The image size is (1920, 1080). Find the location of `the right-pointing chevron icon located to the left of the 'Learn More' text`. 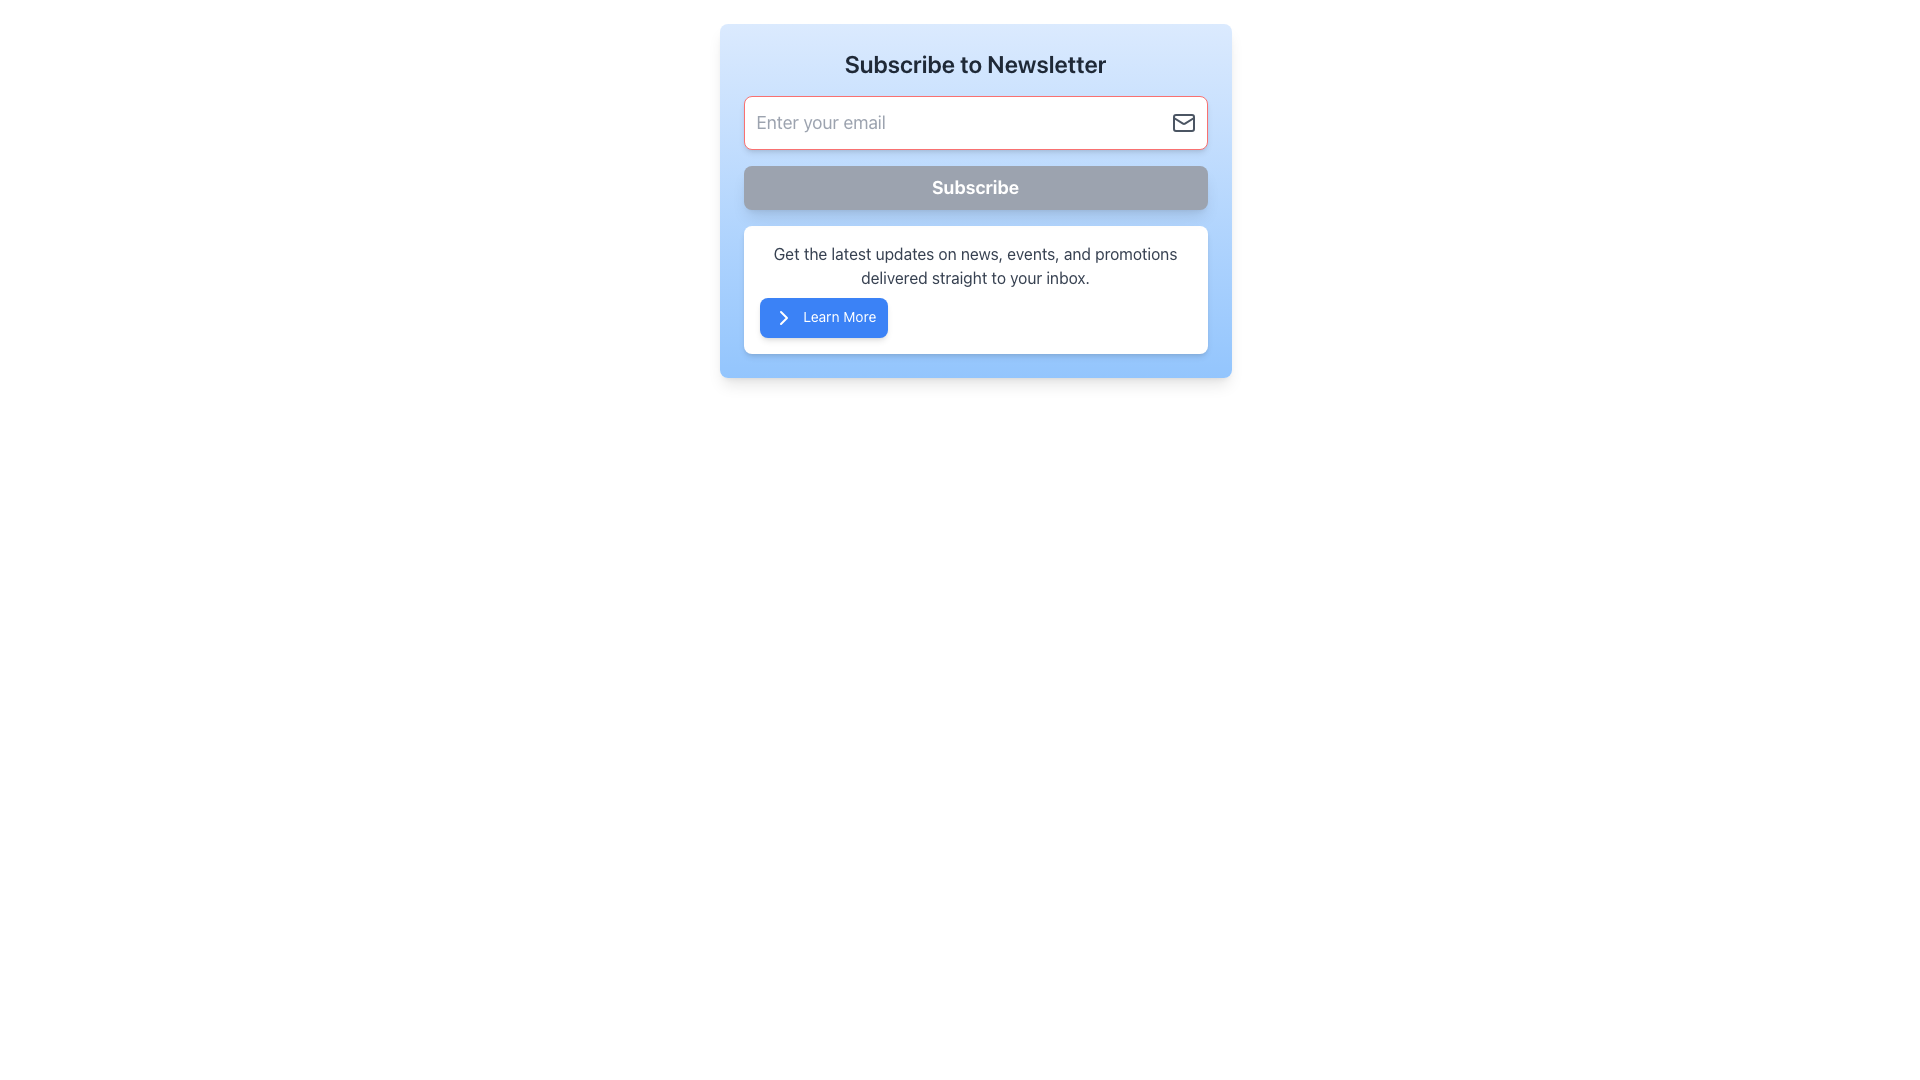

the right-pointing chevron icon located to the left of the 'Learn More' text is located at coordinates (782, 316).